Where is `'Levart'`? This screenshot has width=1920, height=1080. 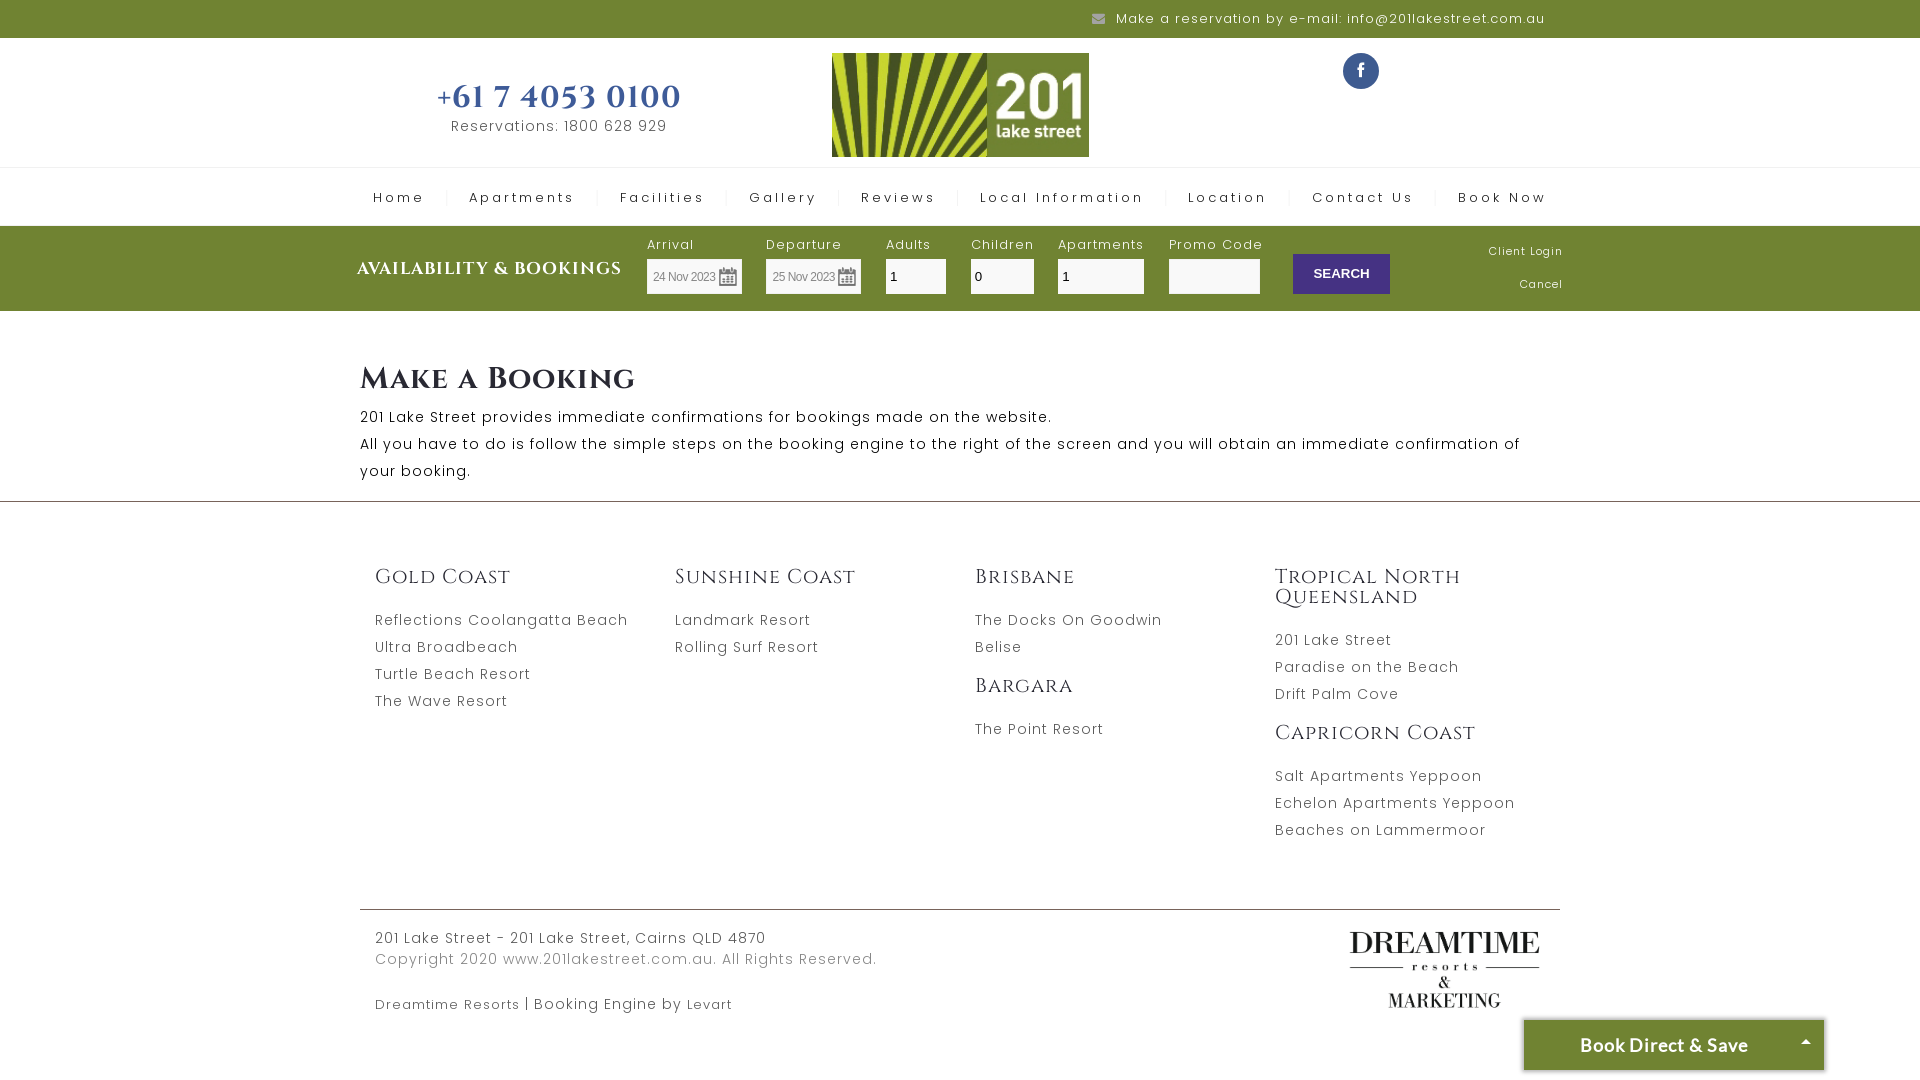
'Levart' is located at coordinates (709, 1004).